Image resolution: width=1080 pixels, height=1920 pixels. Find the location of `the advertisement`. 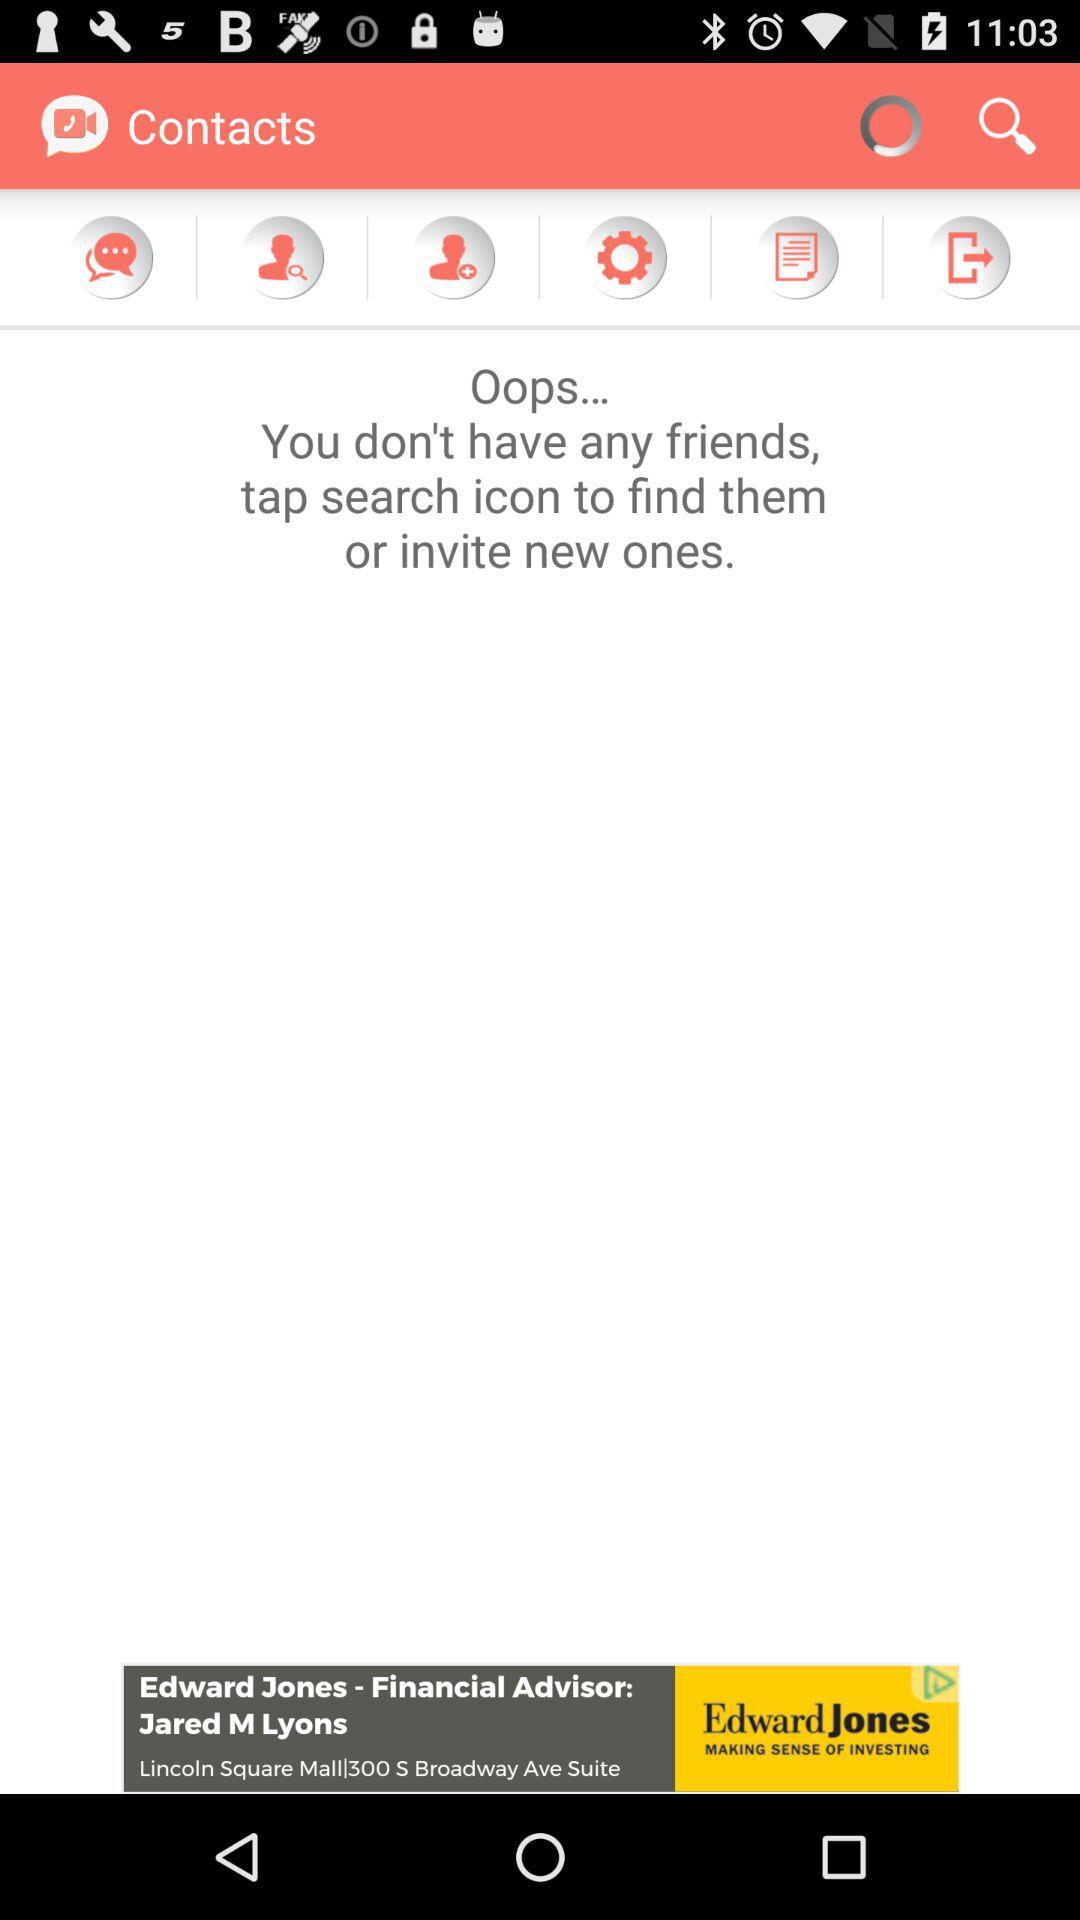

the advertisement is located at coordinates (540, 1727).